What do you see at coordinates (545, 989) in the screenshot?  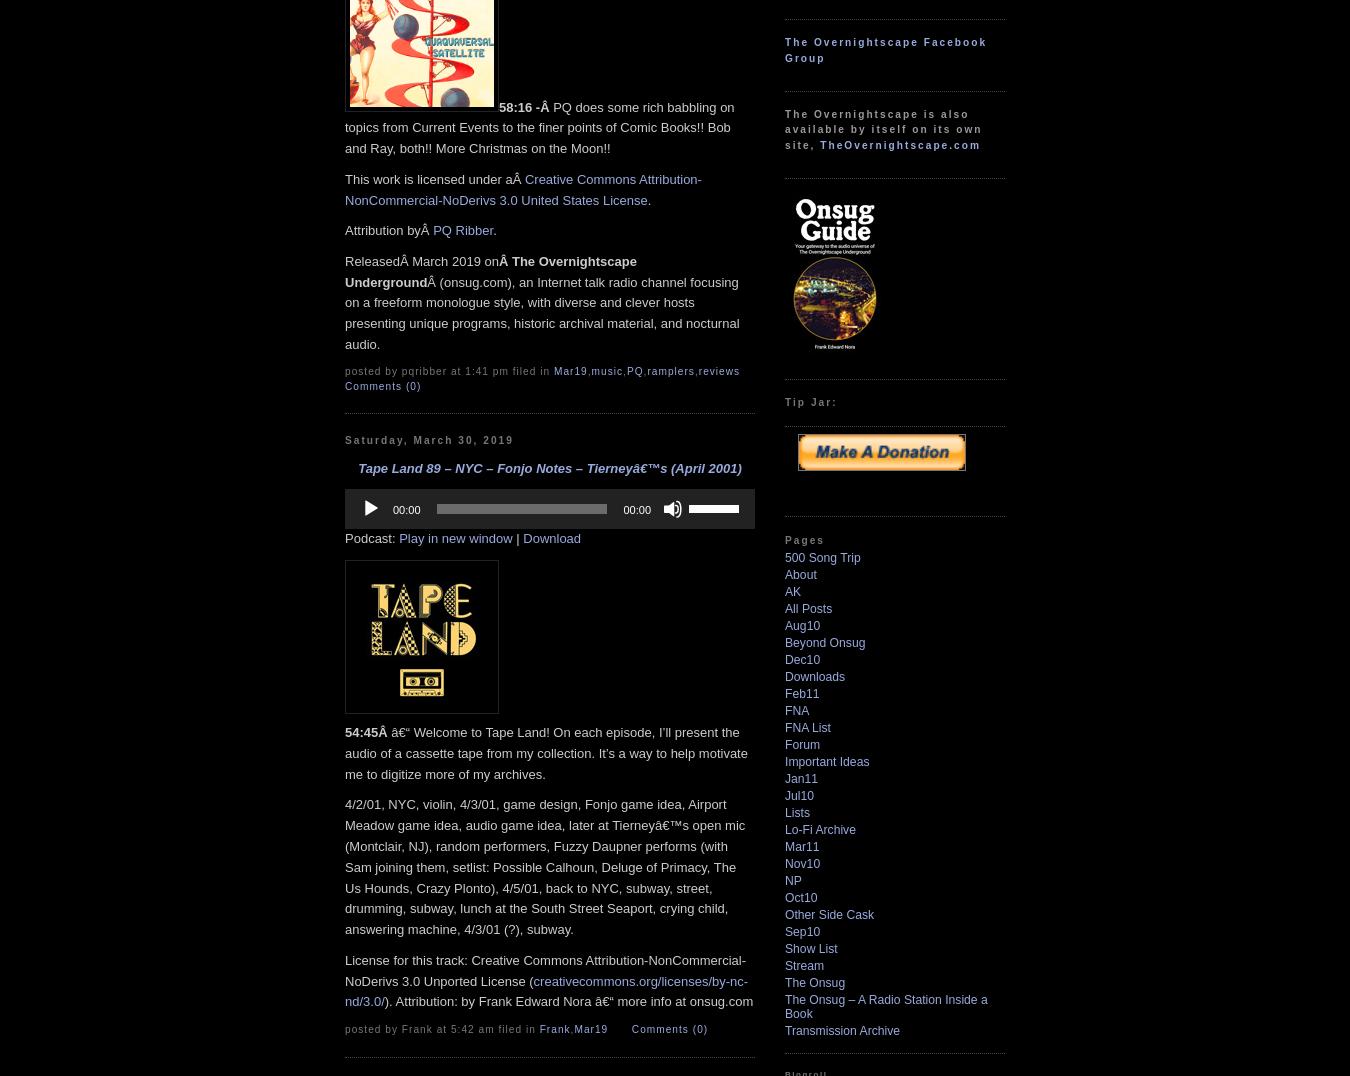 I see `'creativecommons.org/licenses/by-nc-nd/3.0/'` at bounding box center [545, 989].